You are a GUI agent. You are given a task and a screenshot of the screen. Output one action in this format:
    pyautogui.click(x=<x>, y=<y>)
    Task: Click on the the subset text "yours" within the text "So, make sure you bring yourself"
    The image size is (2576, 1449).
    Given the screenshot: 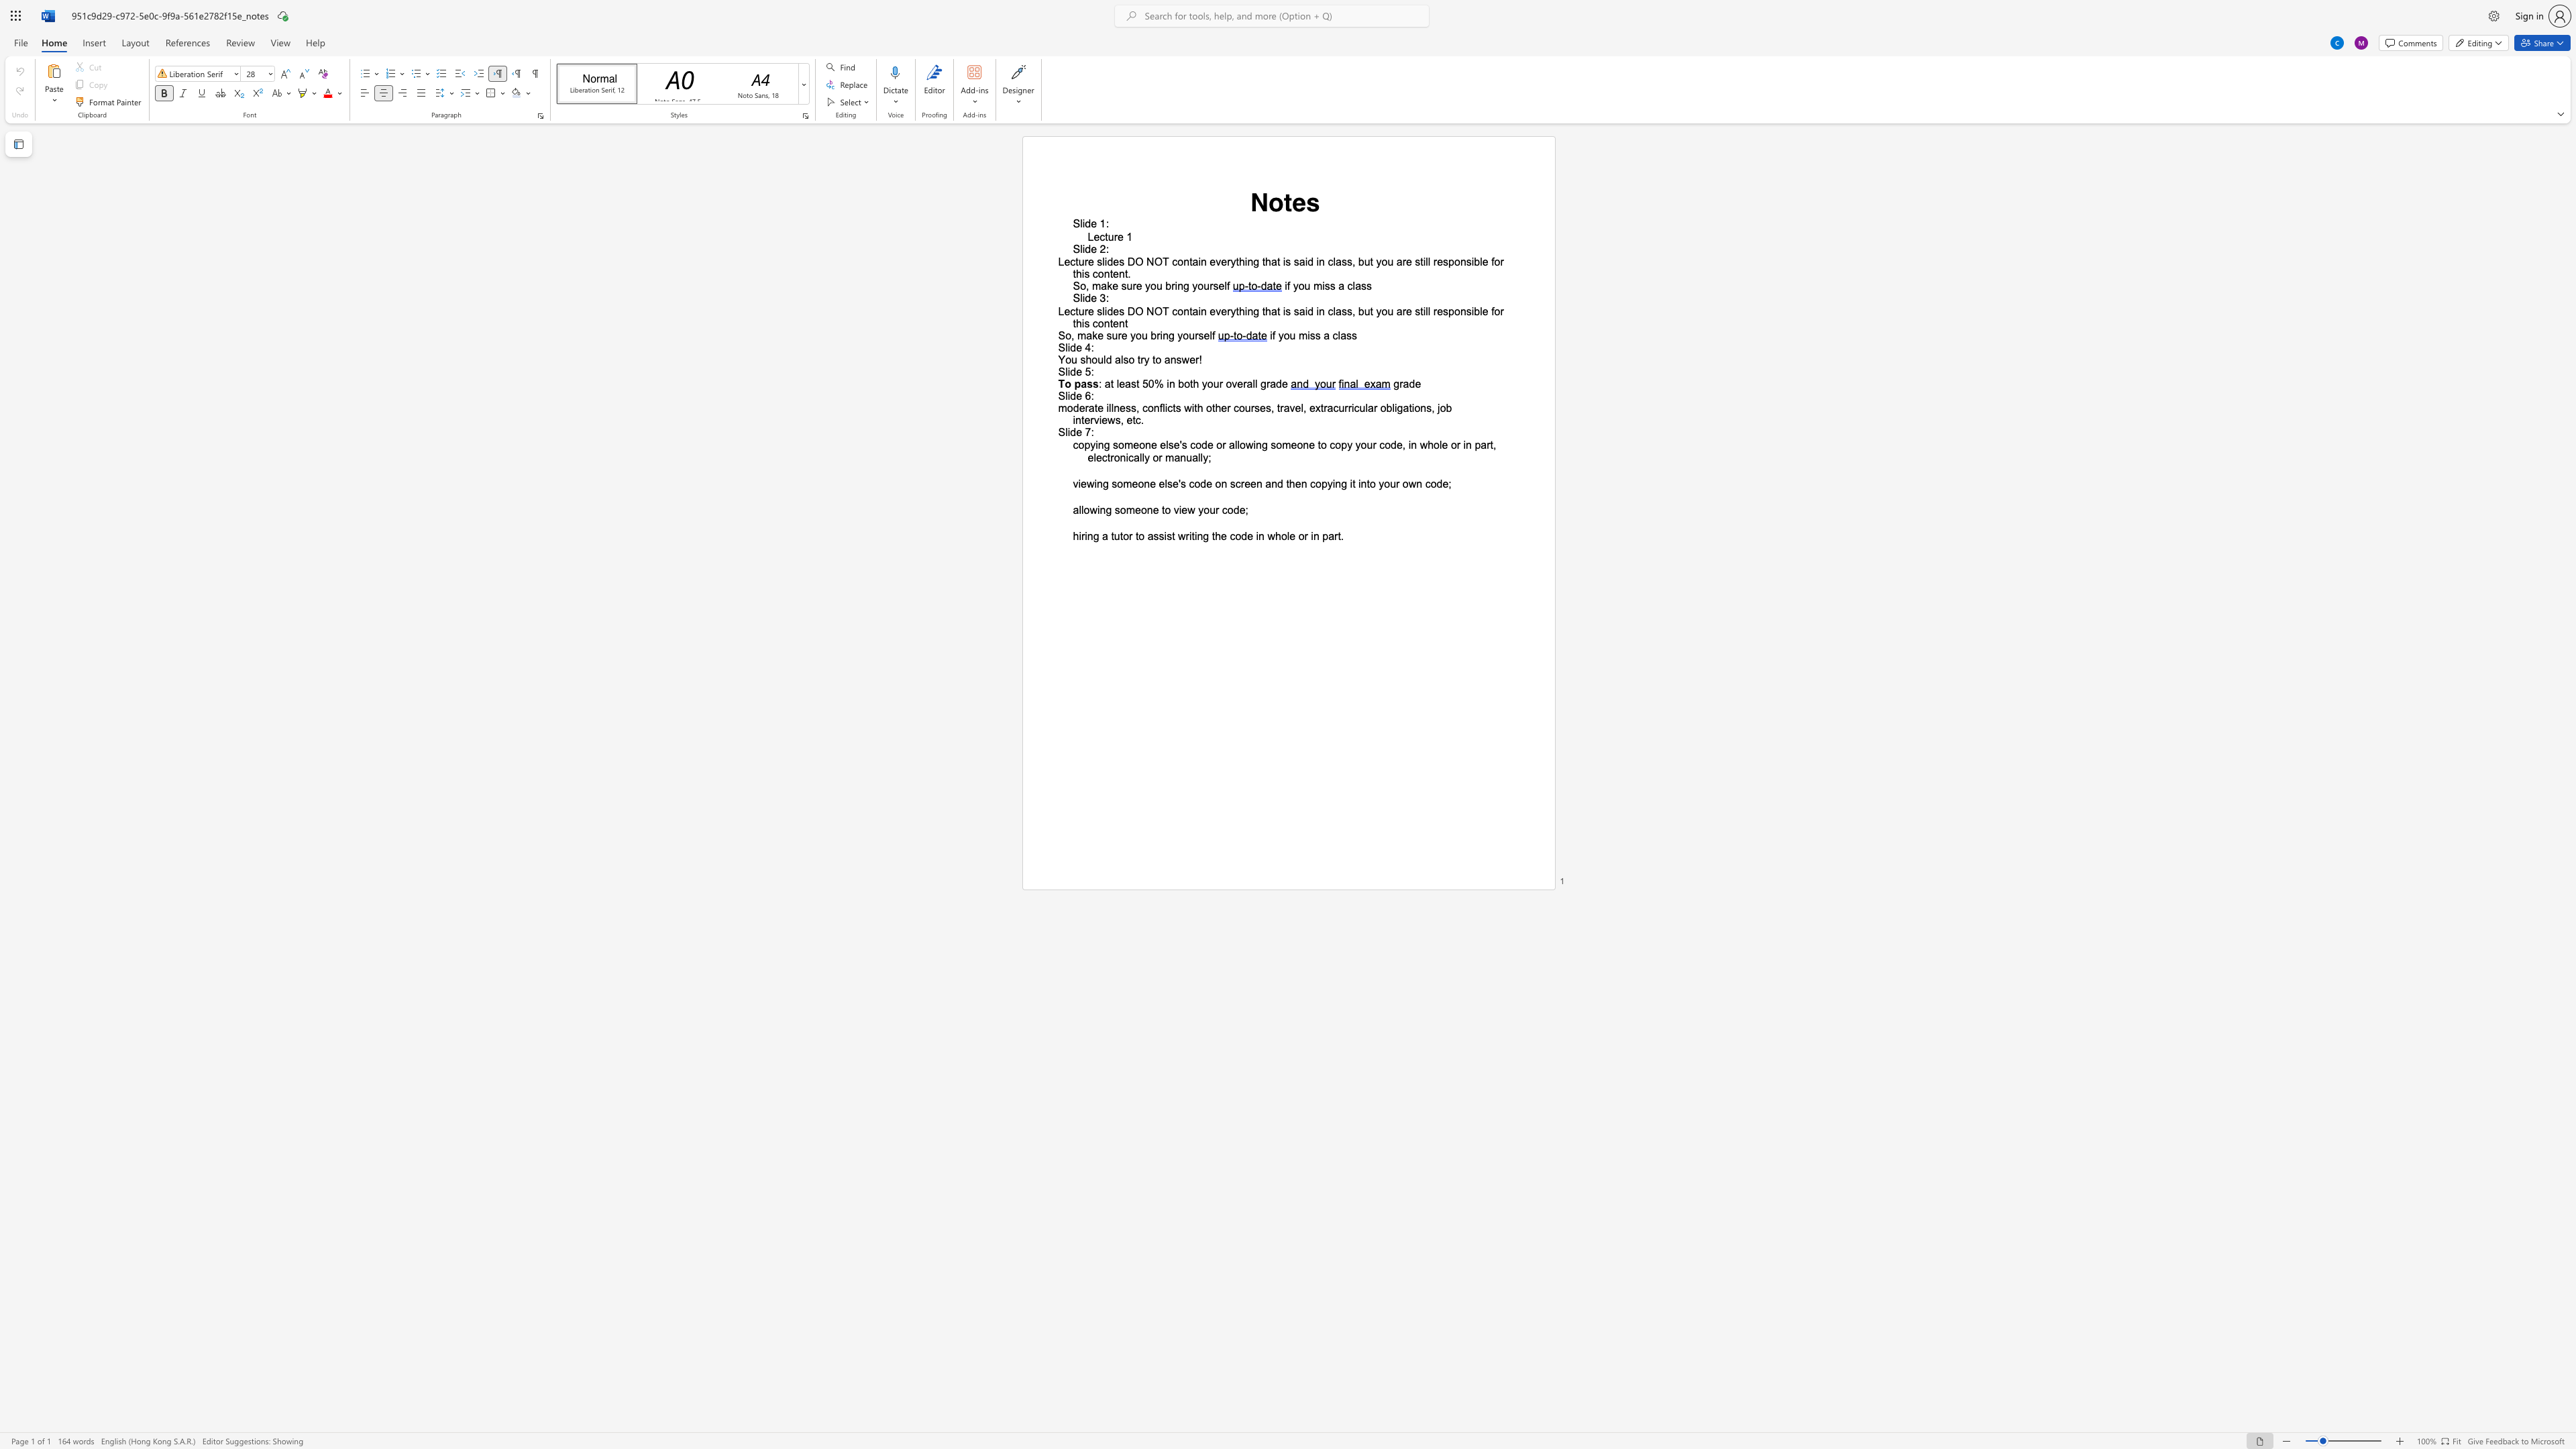 What is the action you would take?
    pyautogui.click(x=1192, y=284)
    